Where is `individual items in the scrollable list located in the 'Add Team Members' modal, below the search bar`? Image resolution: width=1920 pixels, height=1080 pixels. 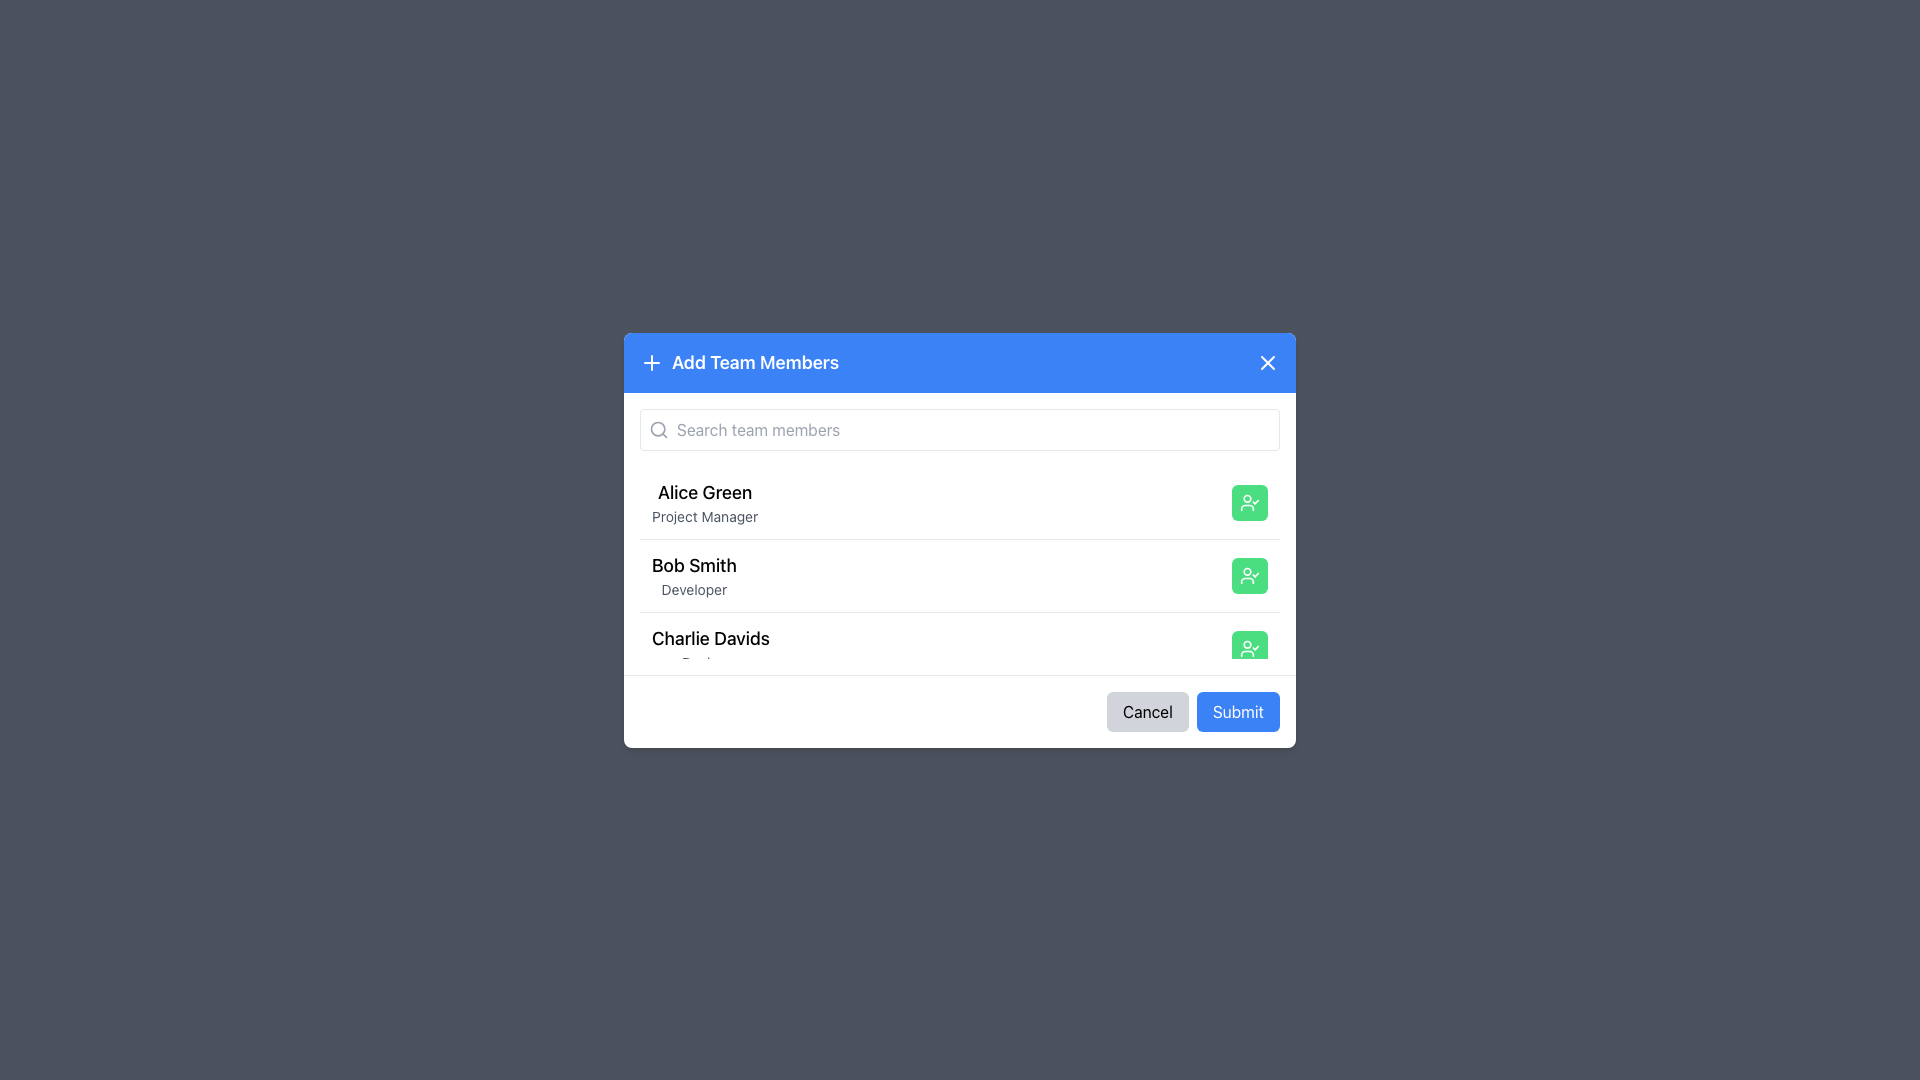
individual items in the scrollable list located in the 'Add Team Members' modal, below the search bar is located at coordinates (960, 562).